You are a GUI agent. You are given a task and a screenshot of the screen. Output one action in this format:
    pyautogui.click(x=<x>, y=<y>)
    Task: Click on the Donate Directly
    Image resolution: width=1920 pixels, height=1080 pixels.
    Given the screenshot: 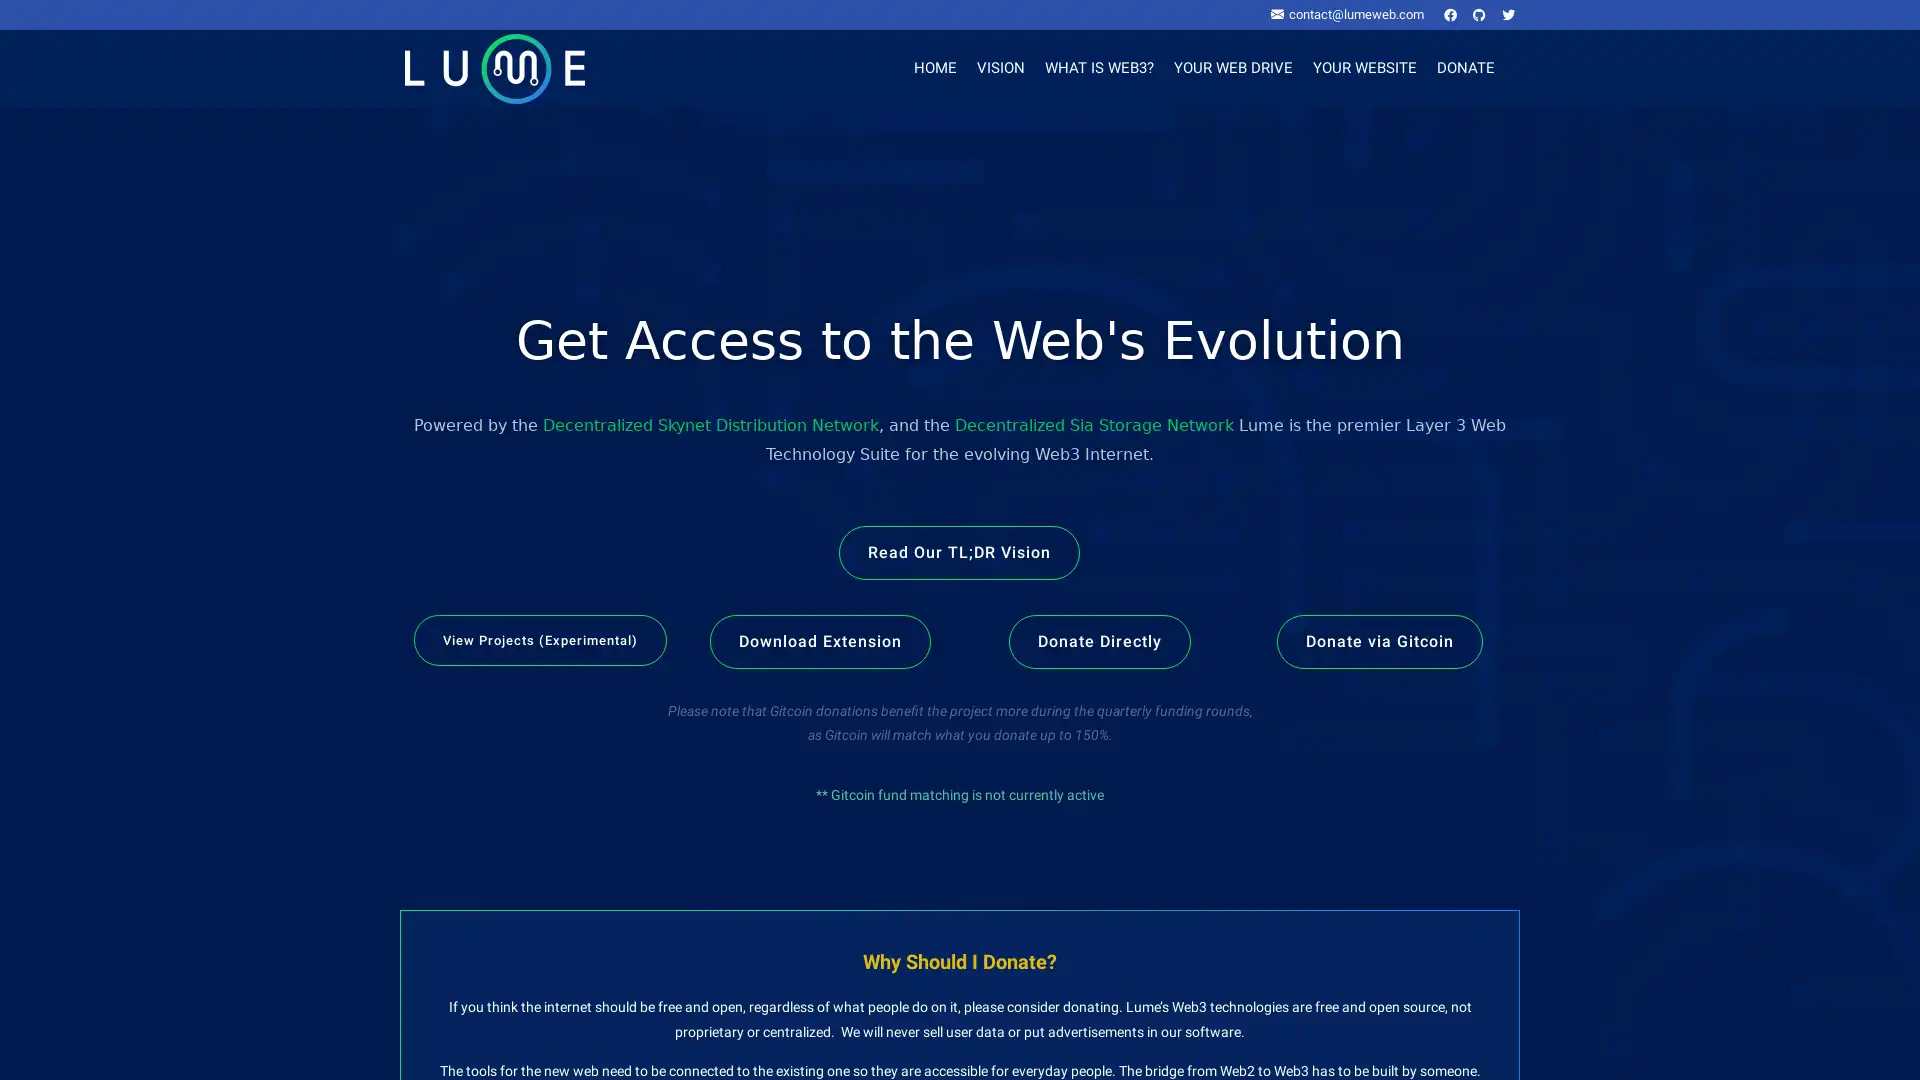 What is the action you would take?
    pyautogui.click(x=1098, y=640)
    